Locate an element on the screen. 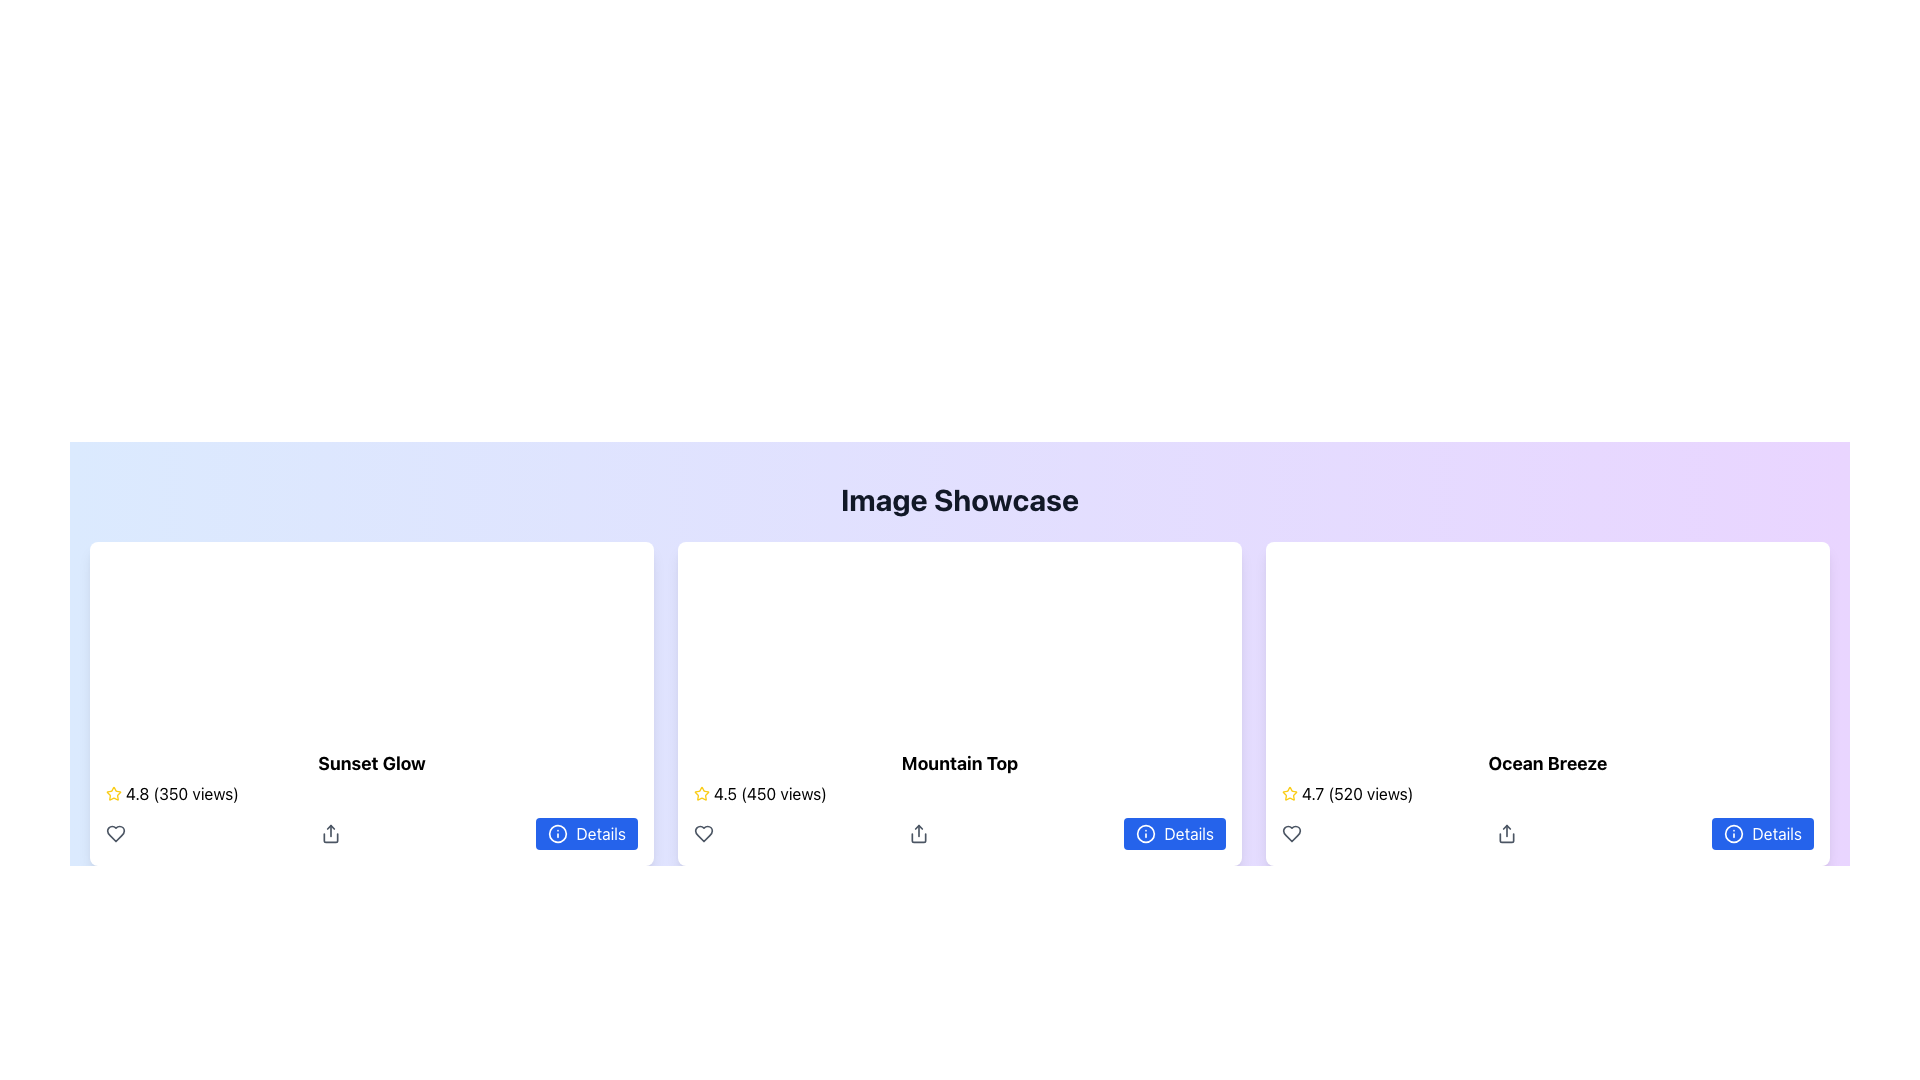  contents of the text label that serves as the title of the card, located in the second card of a horizontally aligned grid, positioned above the rating and views section is located at coordinates (960, 763).